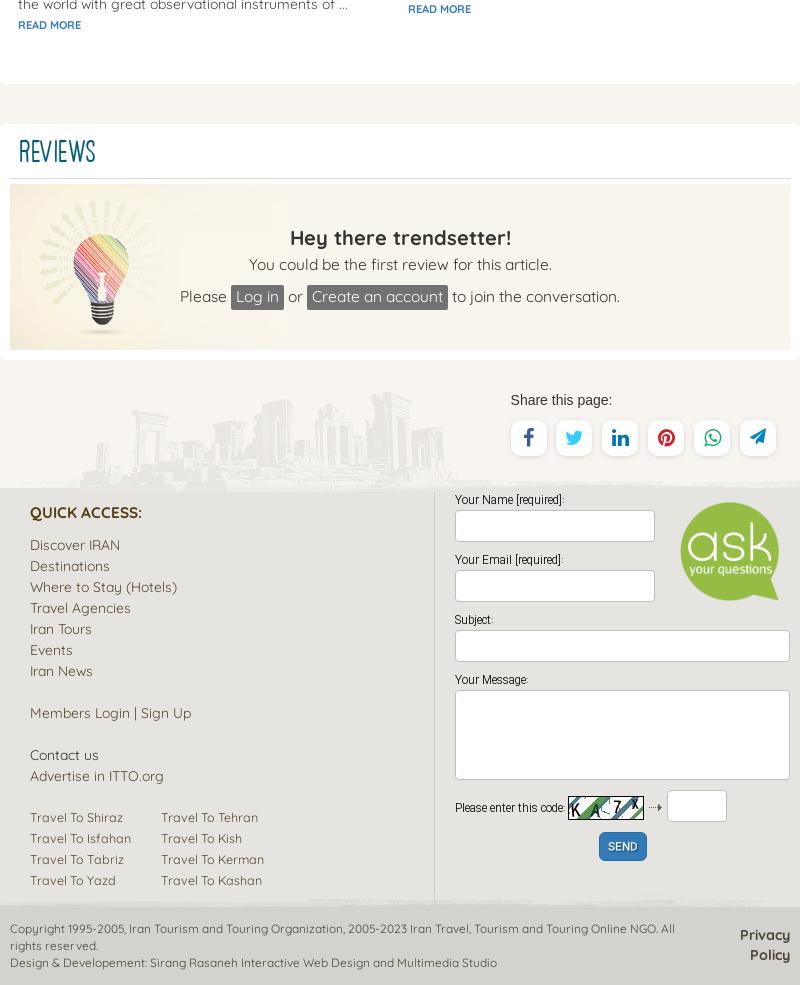 This screenshot has width=800, height=985. What do you see at coordinates (30, 774) in the screenshot?
I see `'Advertise in ITTO.org'` at bounding box center [30, 774].